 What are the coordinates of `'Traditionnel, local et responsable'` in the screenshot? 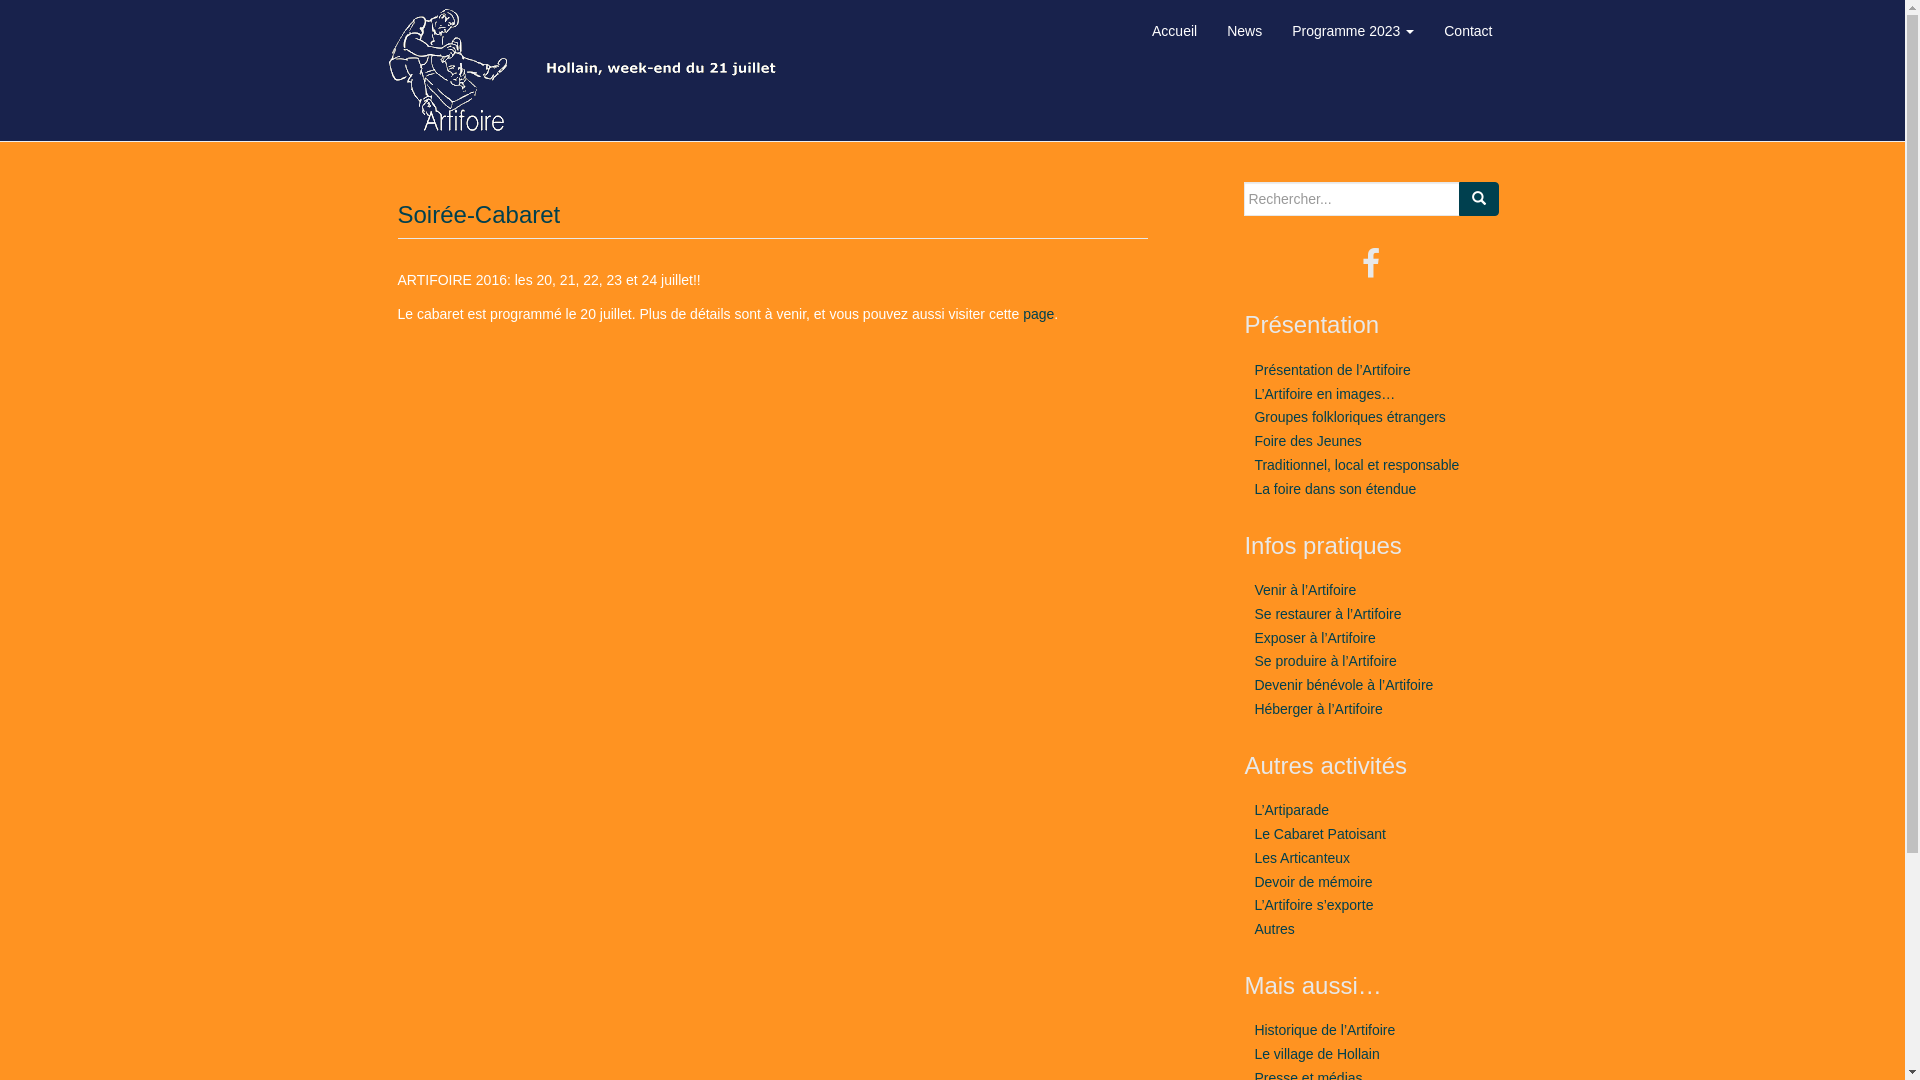 It's located at (1356, 465).